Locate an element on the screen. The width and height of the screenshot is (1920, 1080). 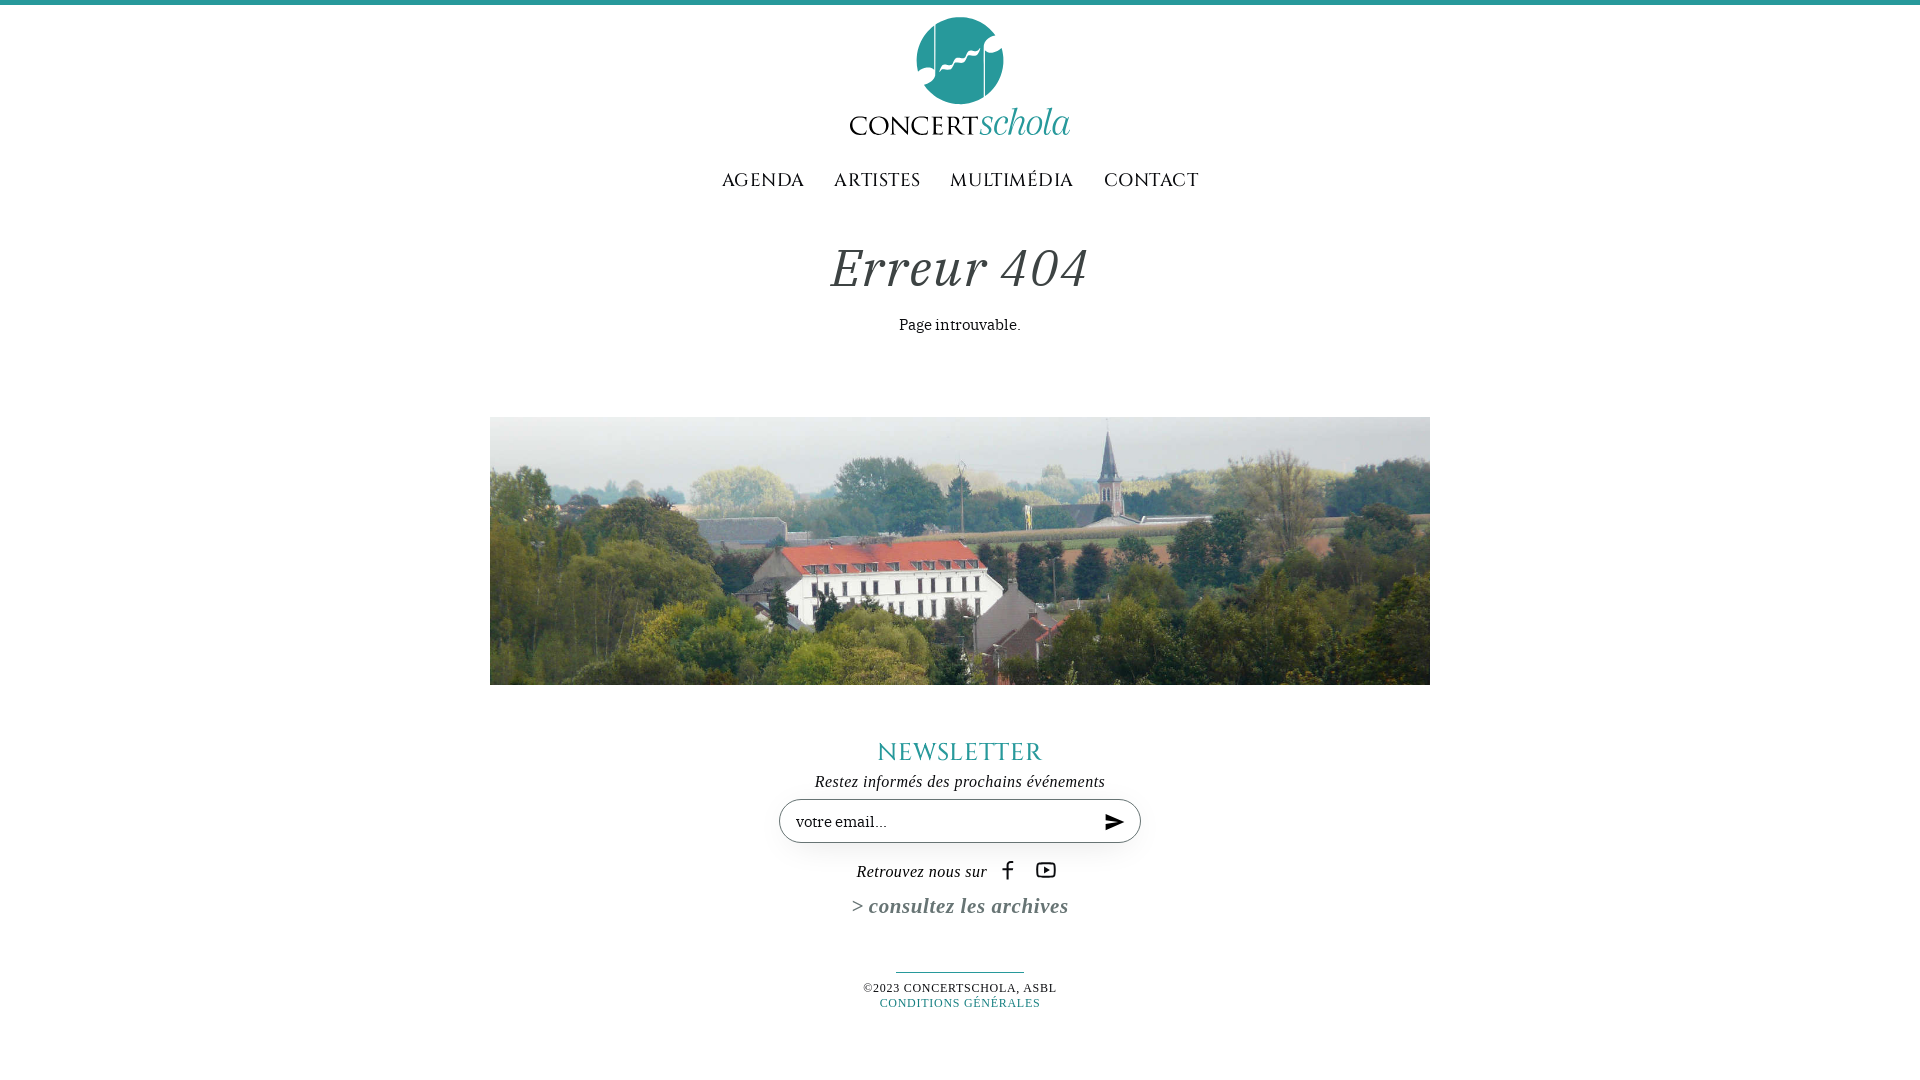
'ARTISTES' is located at coordinates (834, 181).